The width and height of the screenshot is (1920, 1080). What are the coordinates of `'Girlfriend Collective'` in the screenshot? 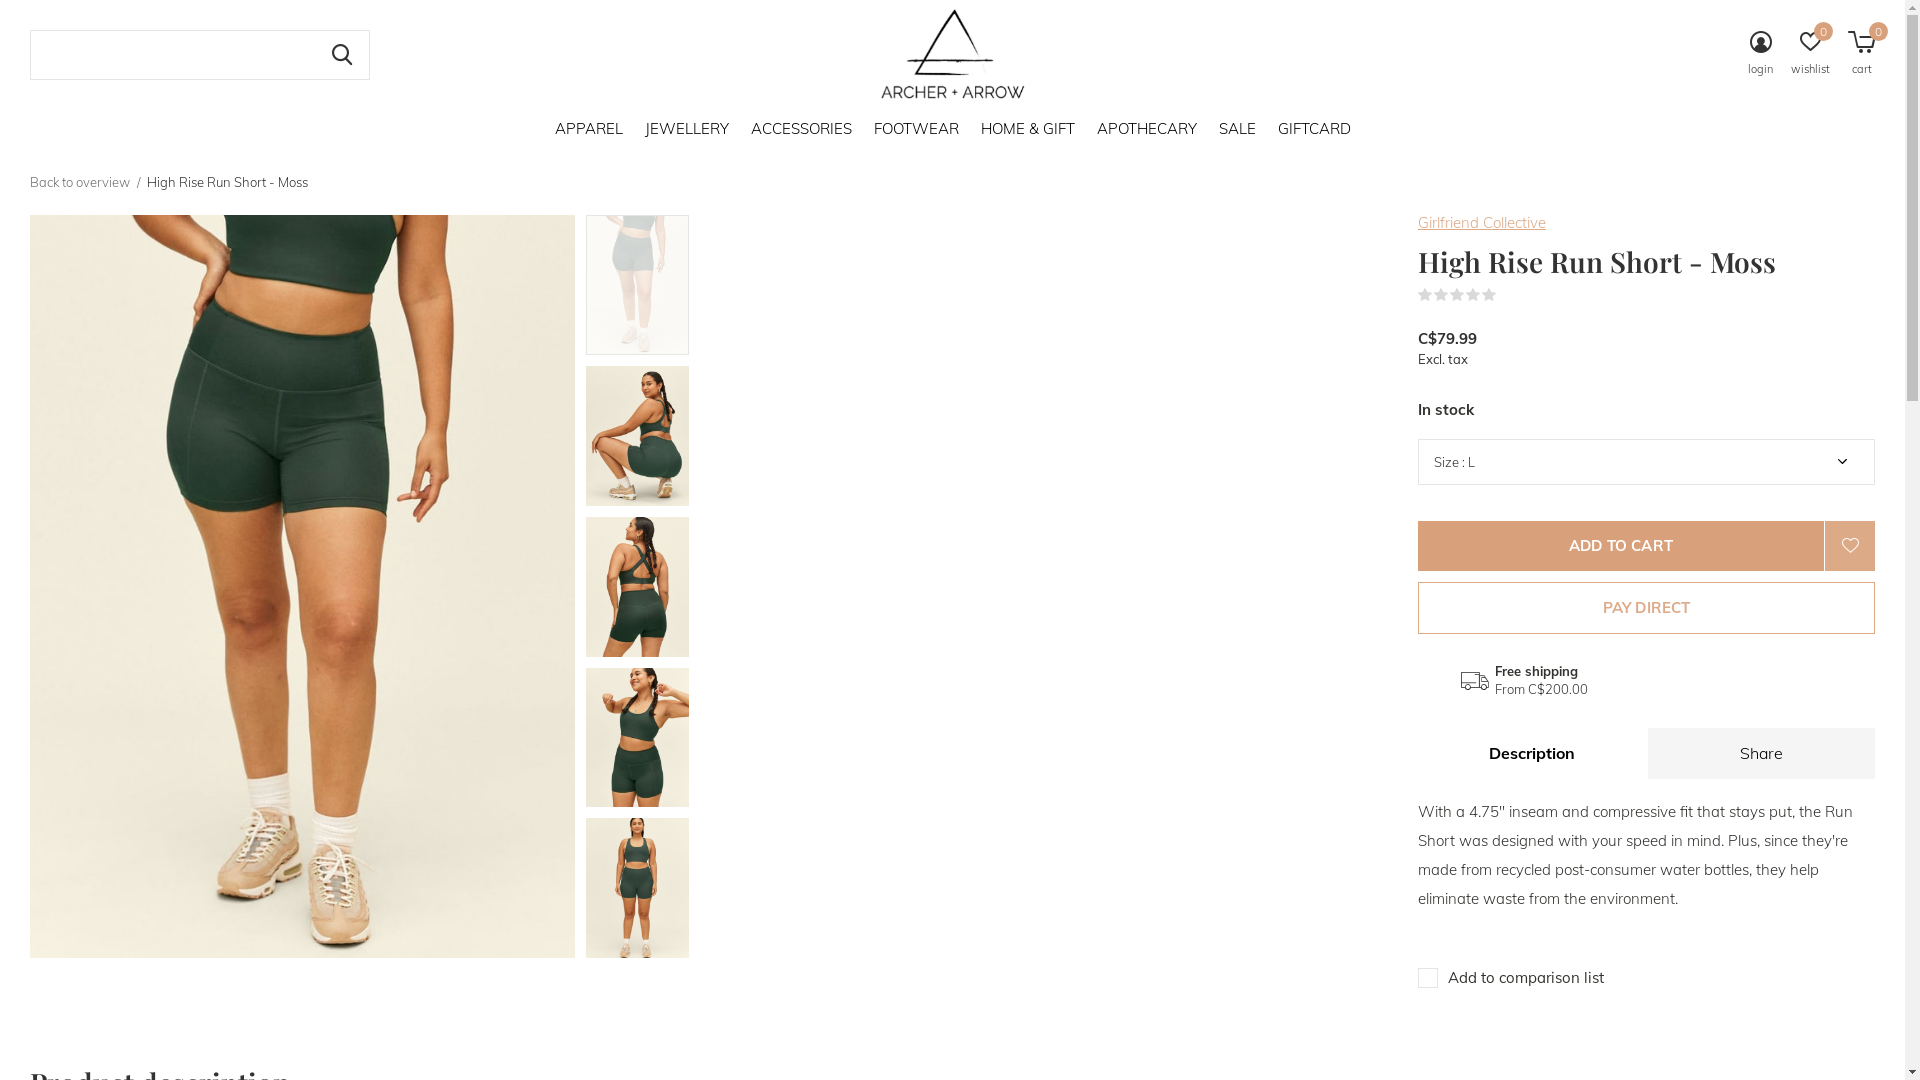 It's located at (1482, 222).